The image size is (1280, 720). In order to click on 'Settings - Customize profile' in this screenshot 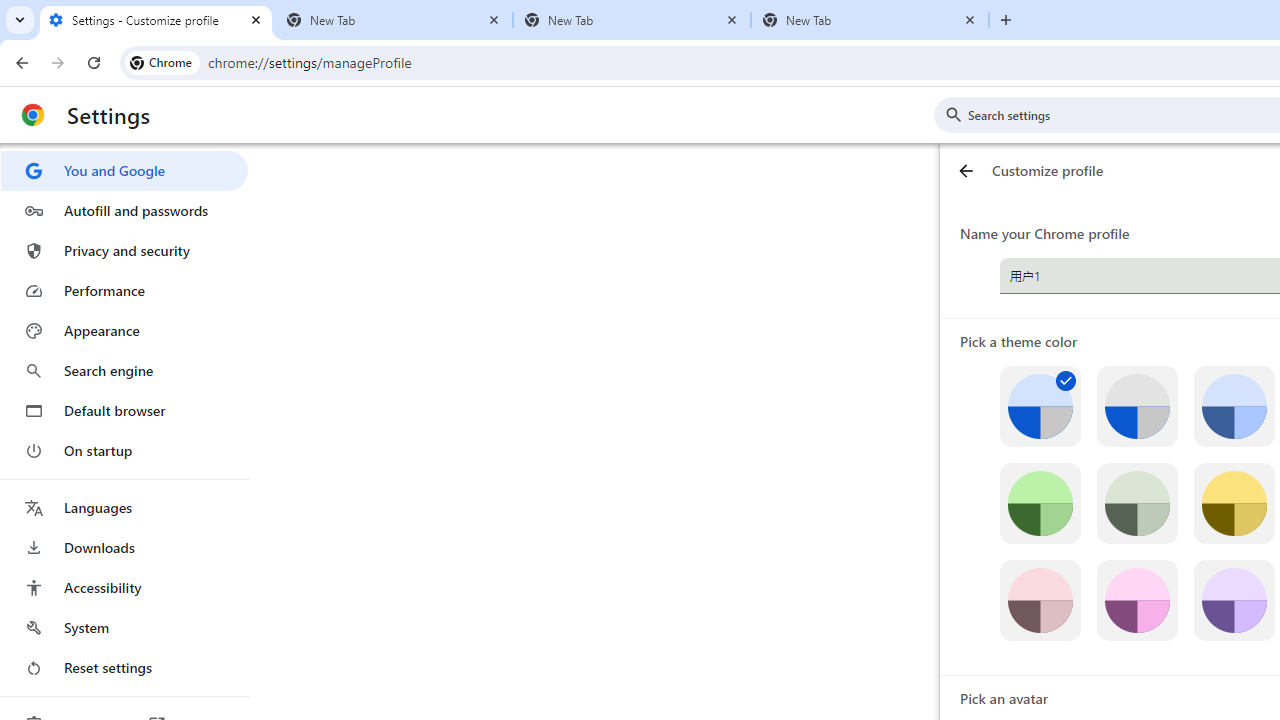, I will do `click(155, 20)`.